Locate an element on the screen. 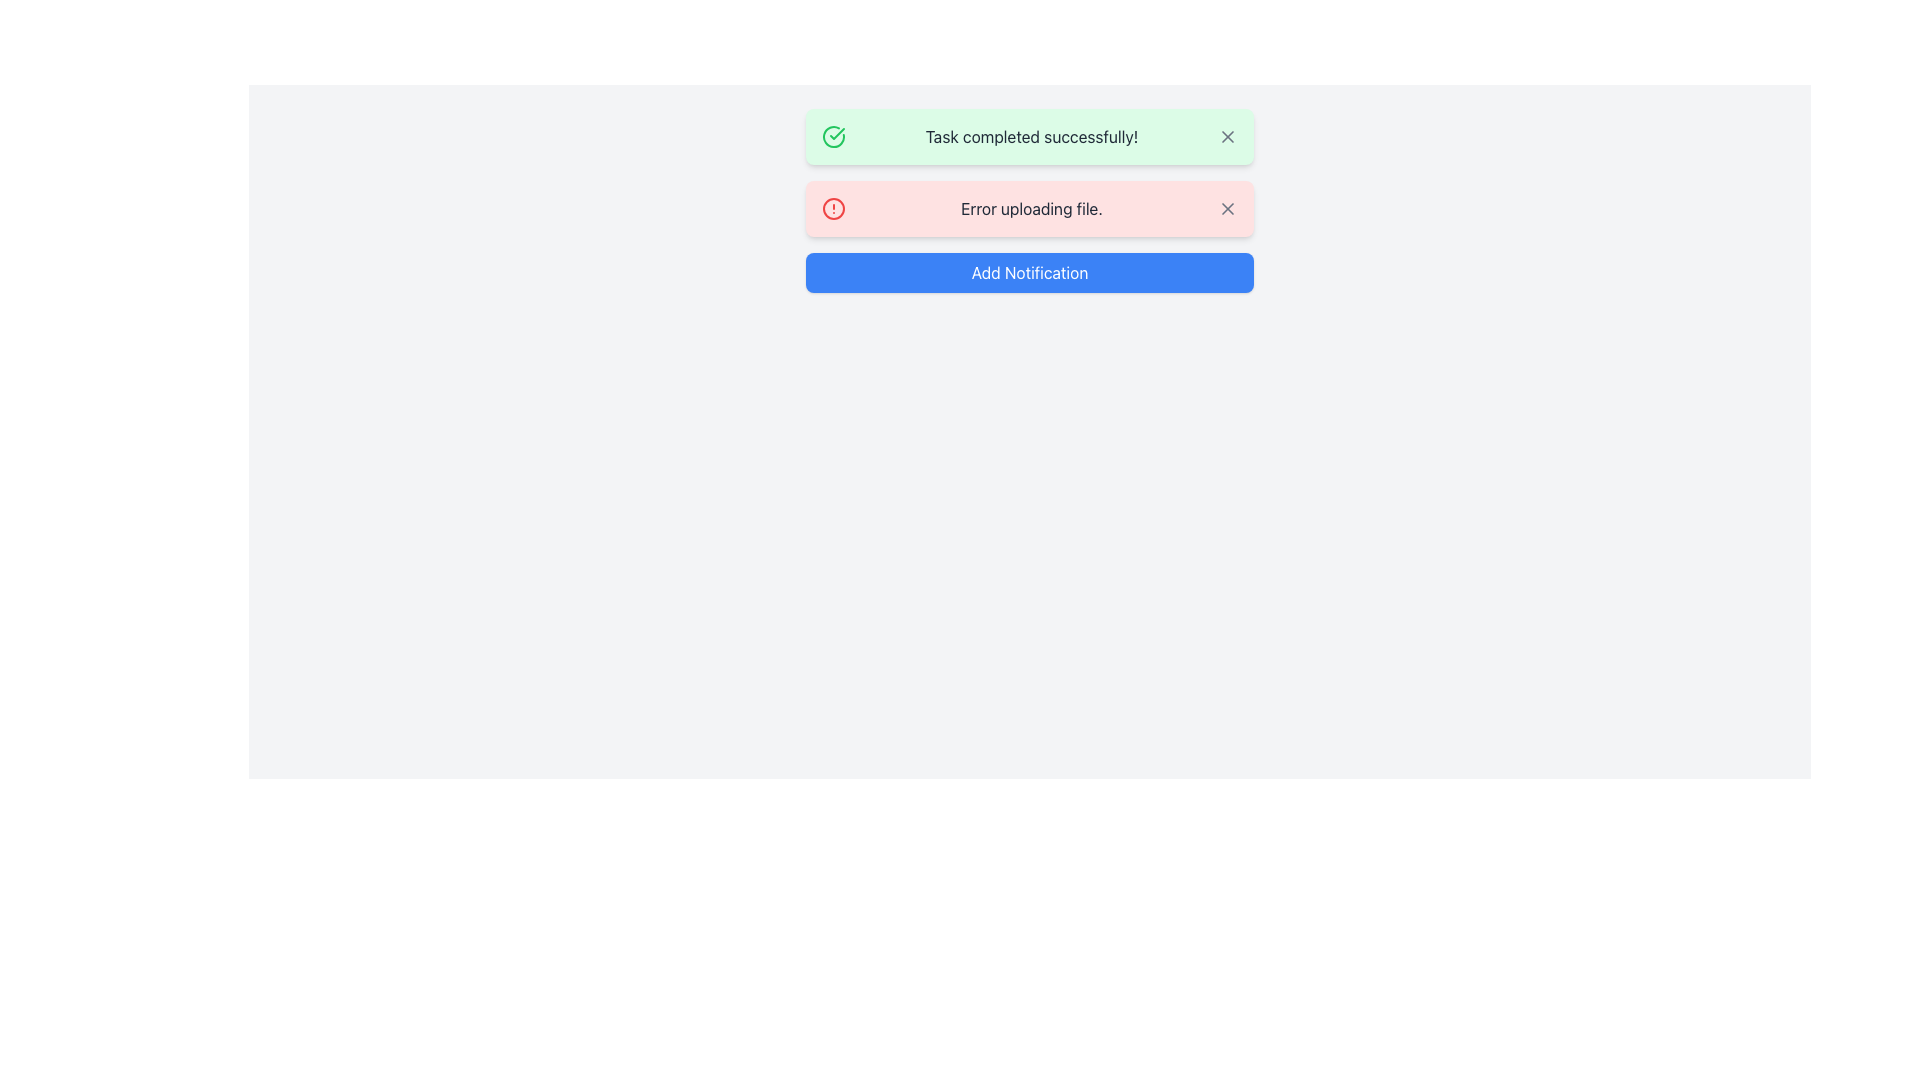 This screenshot has width=1920, height=1080. message 'Task completed successfully!' displayed in gray color inside the green rounded notification box is located at coordinates (1032, 136).